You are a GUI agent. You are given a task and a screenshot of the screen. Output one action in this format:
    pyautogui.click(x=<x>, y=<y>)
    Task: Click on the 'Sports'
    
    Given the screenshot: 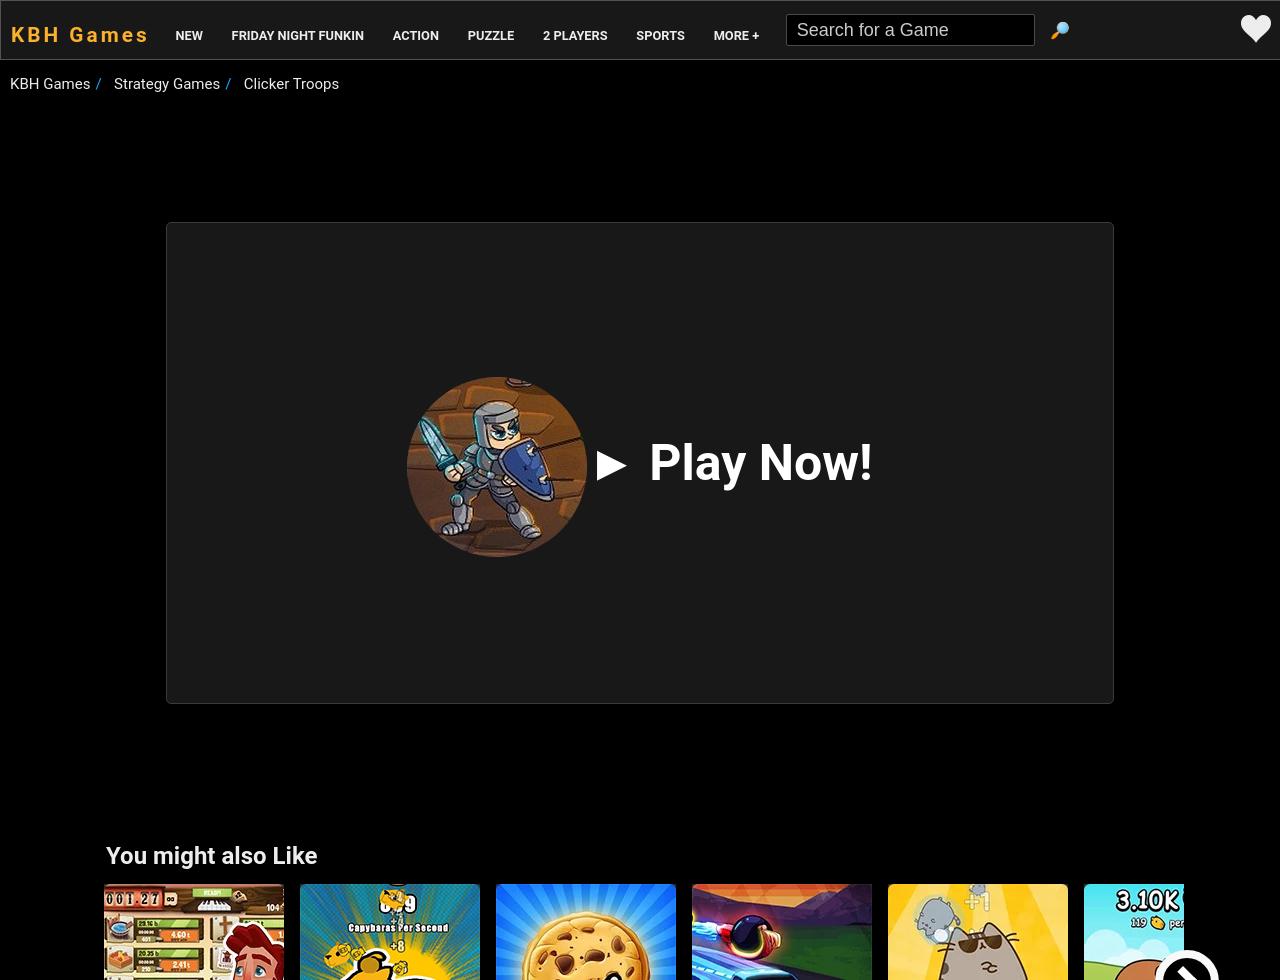 What is the action you would take?
    pyautogui.click(x=659, y=35)
    